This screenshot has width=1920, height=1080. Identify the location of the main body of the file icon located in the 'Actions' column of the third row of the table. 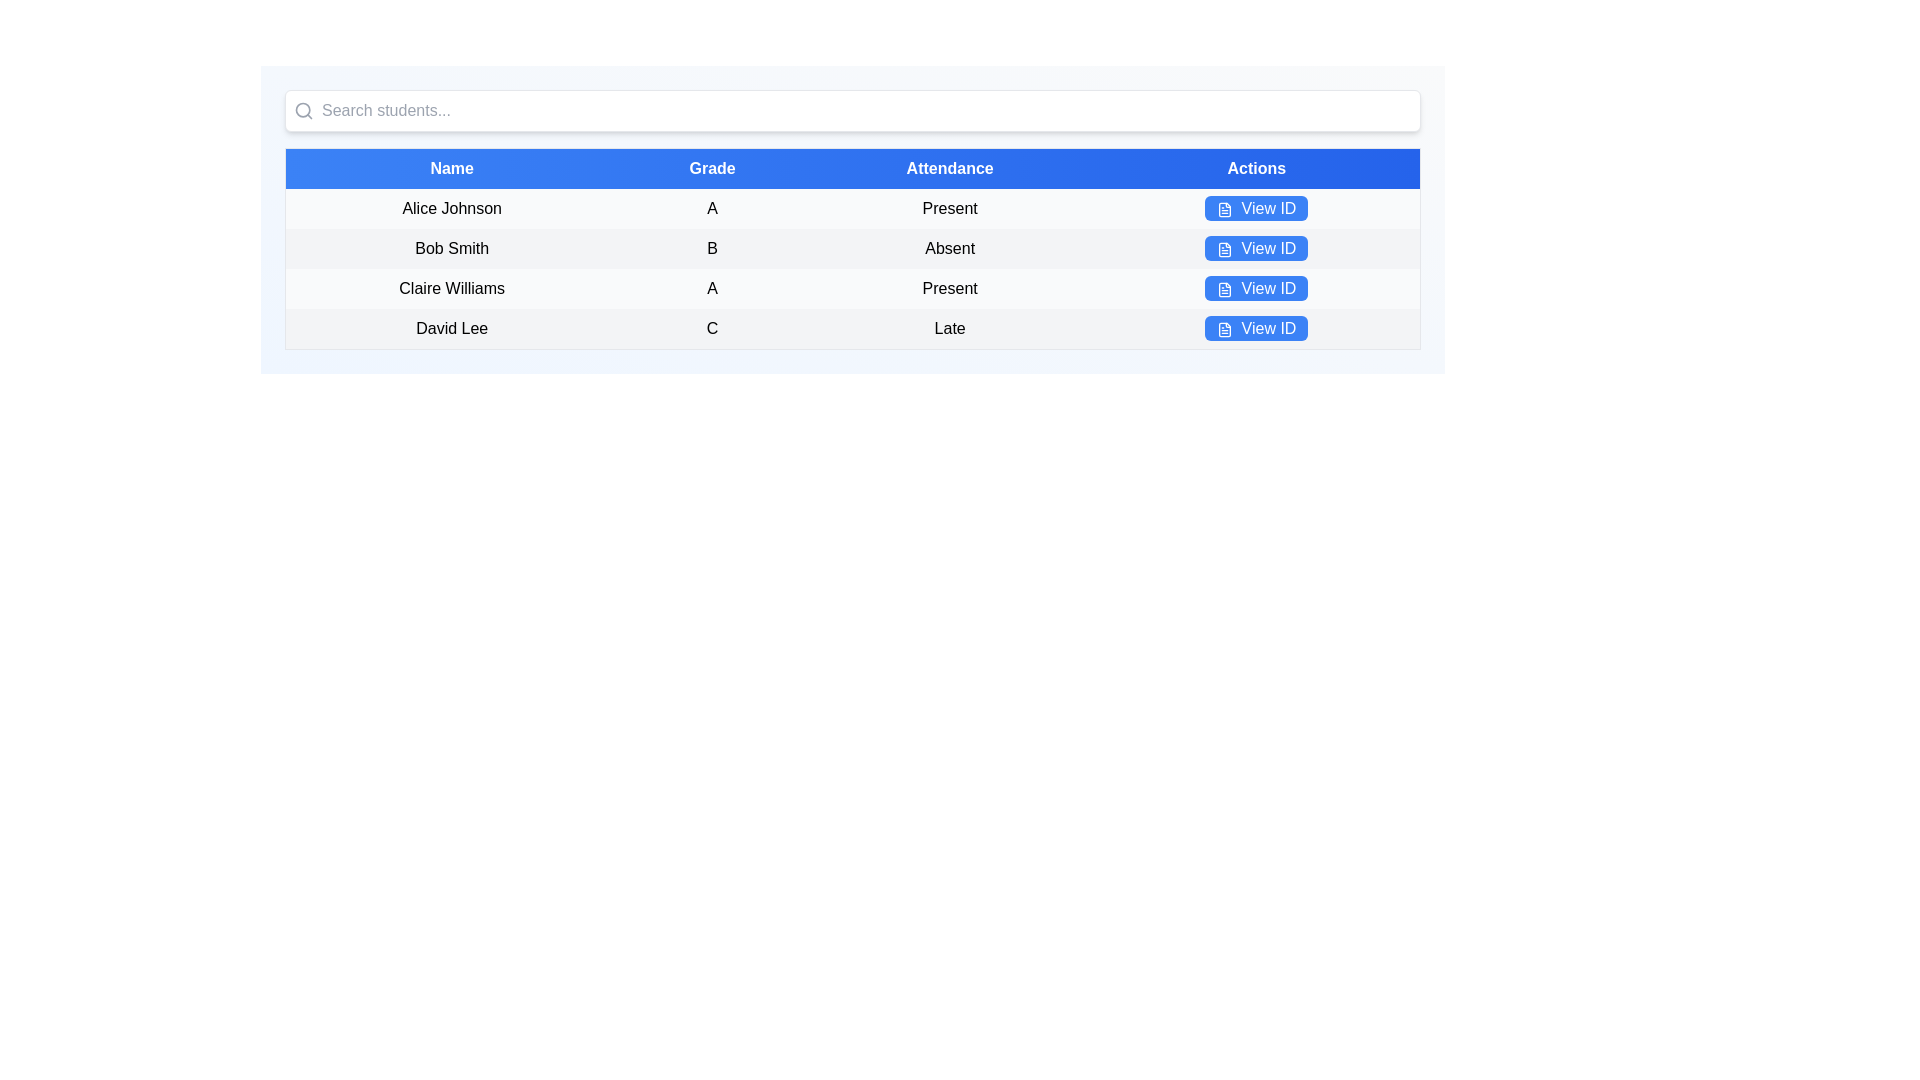
(1224, 289).